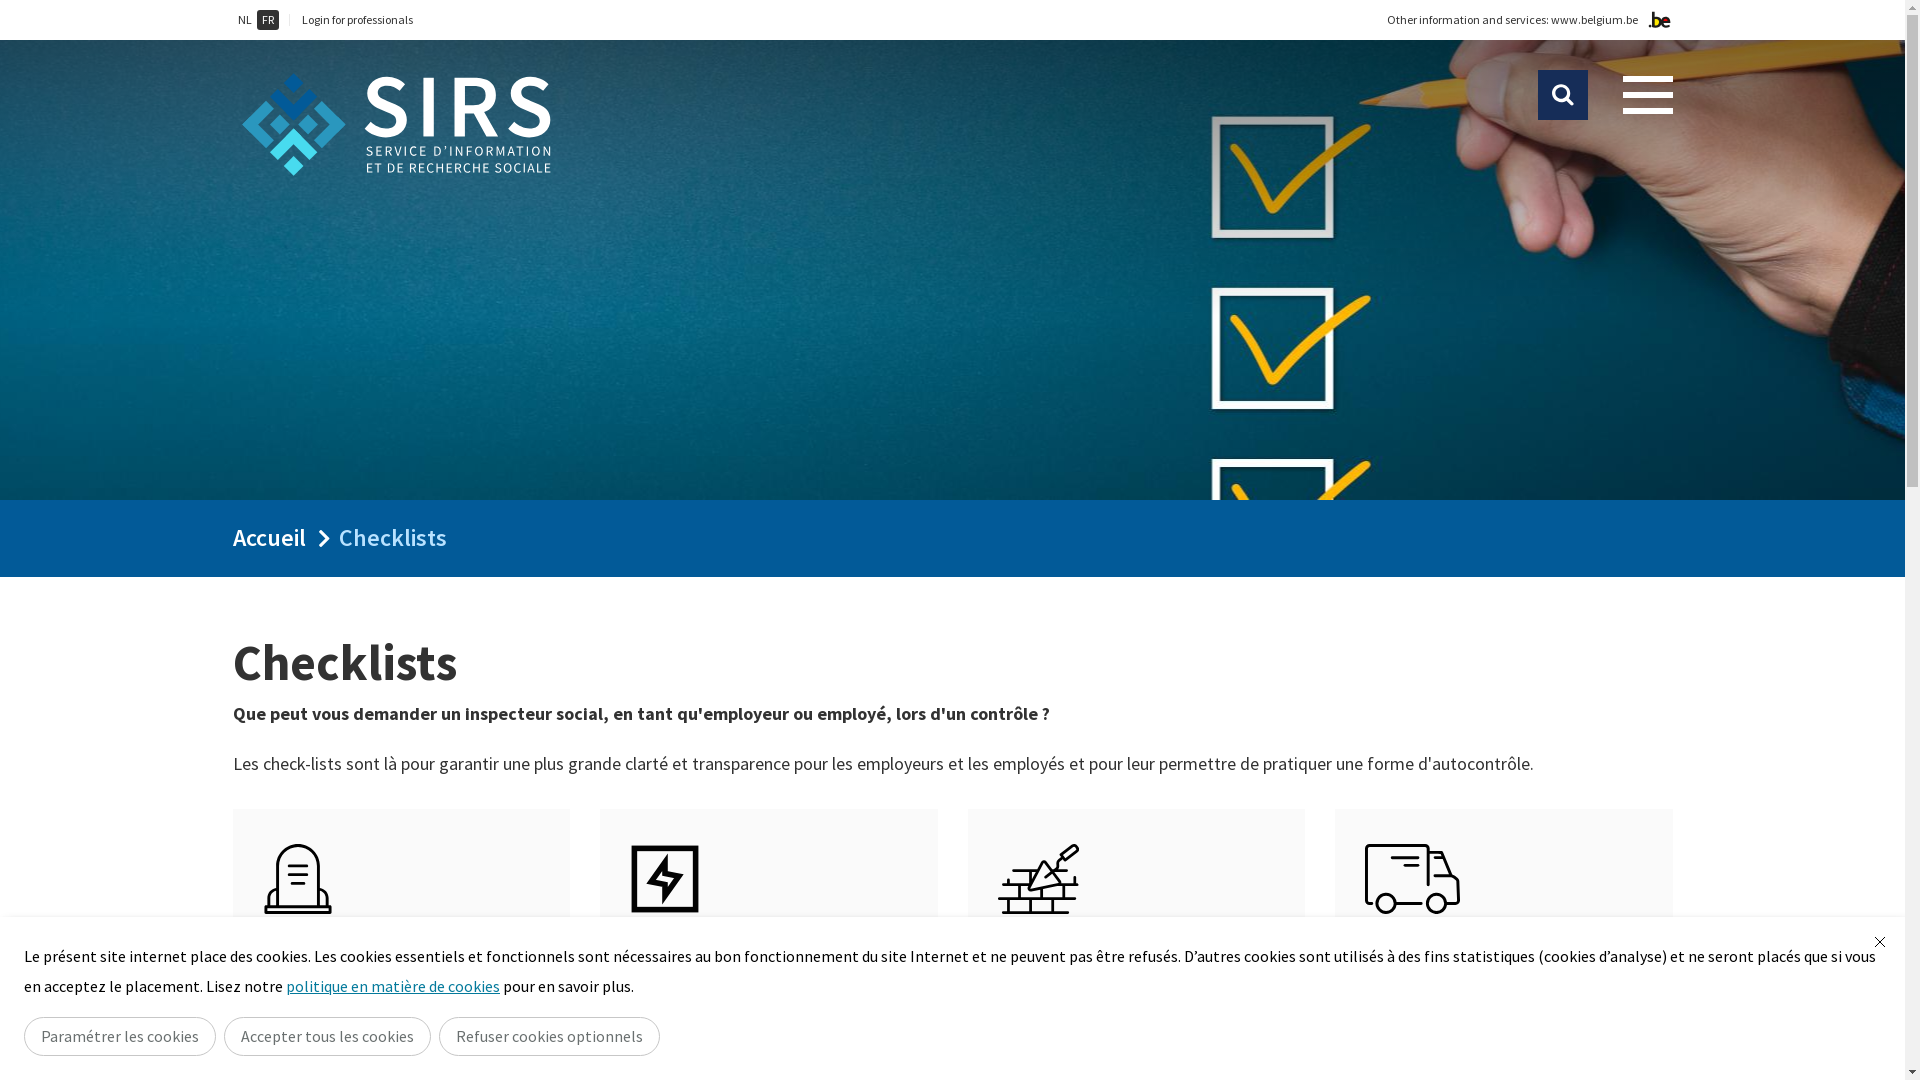 This screenshot has width=1920, height=1080. What do you see at coordinates (266, 19) in the screenshot?
I see `'FR'` at bounding box center [266, 19].